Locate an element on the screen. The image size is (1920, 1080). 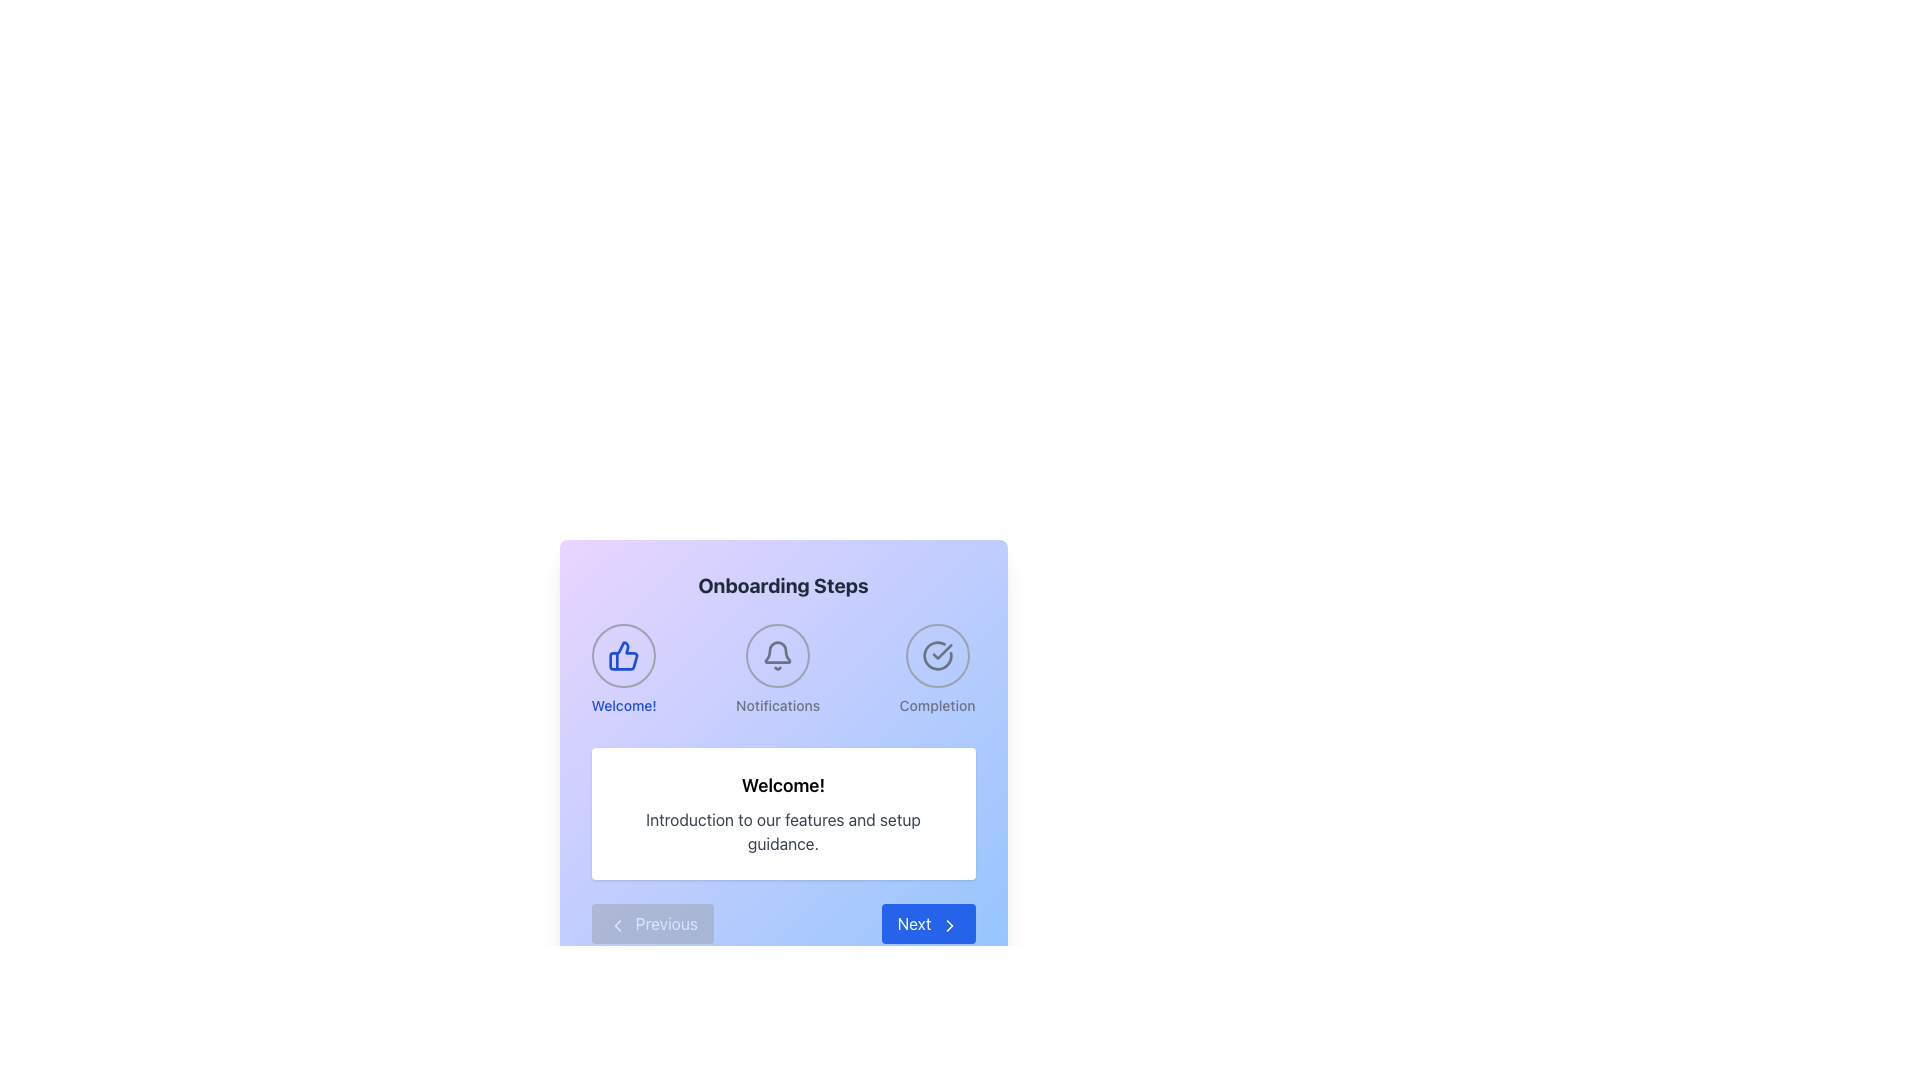
the 'Previous' button, which has a light gray background, rounded edges, and white text with a leftward arrow icon is located at coordinates (652, 924).